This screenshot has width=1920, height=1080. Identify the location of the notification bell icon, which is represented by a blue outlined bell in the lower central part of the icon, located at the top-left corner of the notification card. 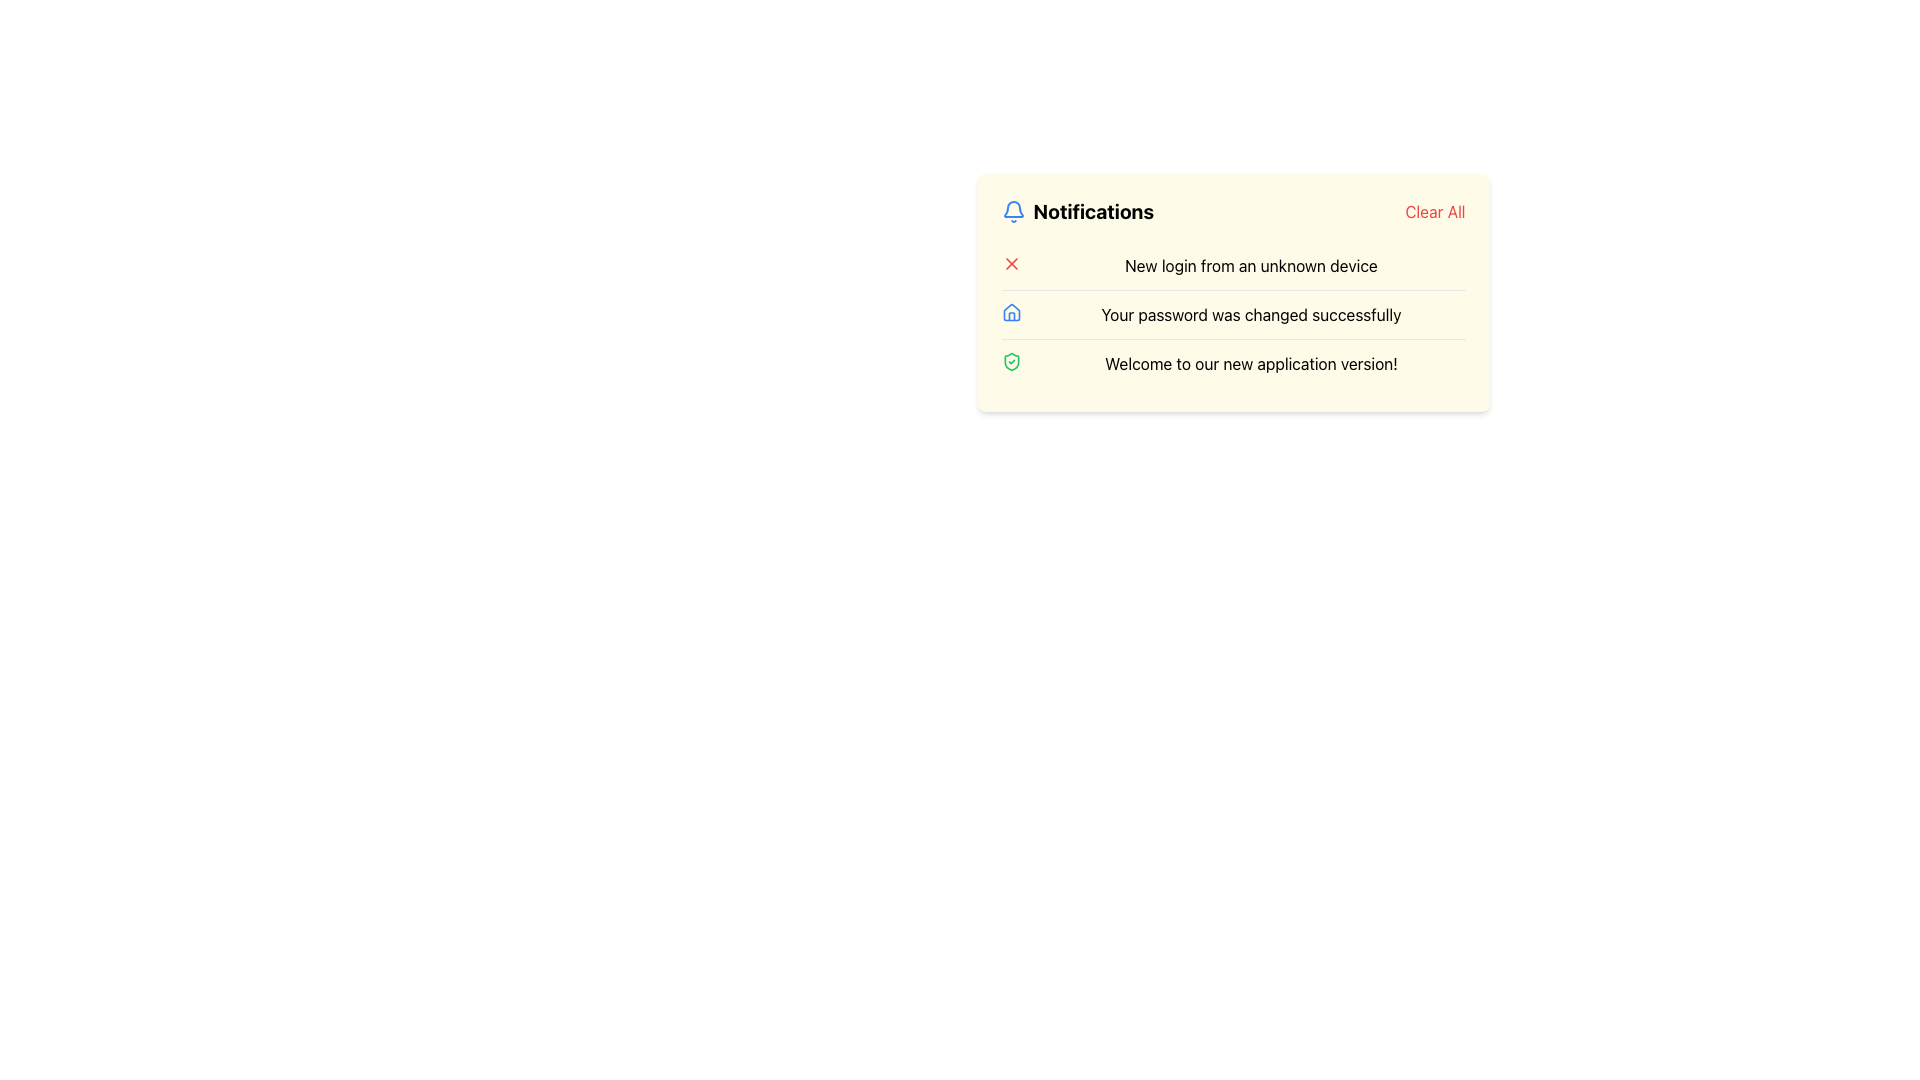
(1013, 209).